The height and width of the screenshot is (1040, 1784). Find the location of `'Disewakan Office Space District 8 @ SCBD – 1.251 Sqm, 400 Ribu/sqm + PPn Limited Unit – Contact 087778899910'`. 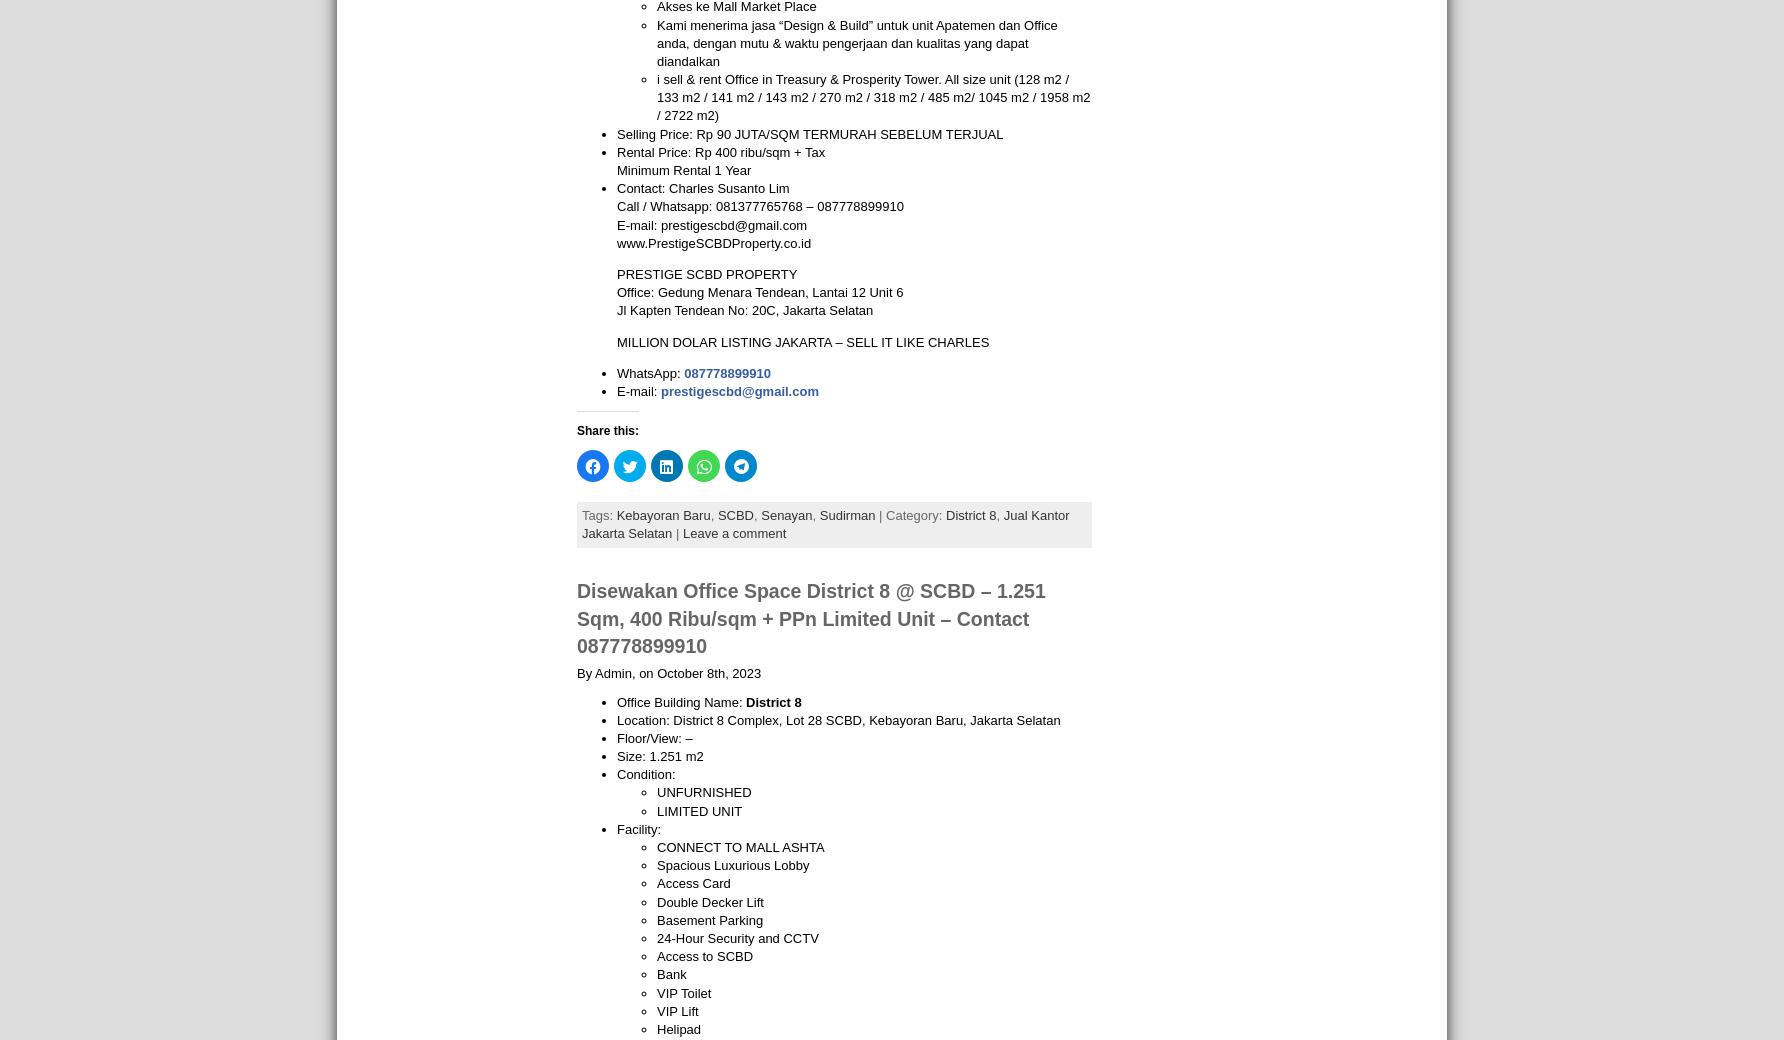

'Disewakan Office Space District 8 @ SCBD – 1.251 Sqm, 400 Ribu/sqm + PPn Limited Unit – Contact 087778899910' is located at coordinates (810, 617).